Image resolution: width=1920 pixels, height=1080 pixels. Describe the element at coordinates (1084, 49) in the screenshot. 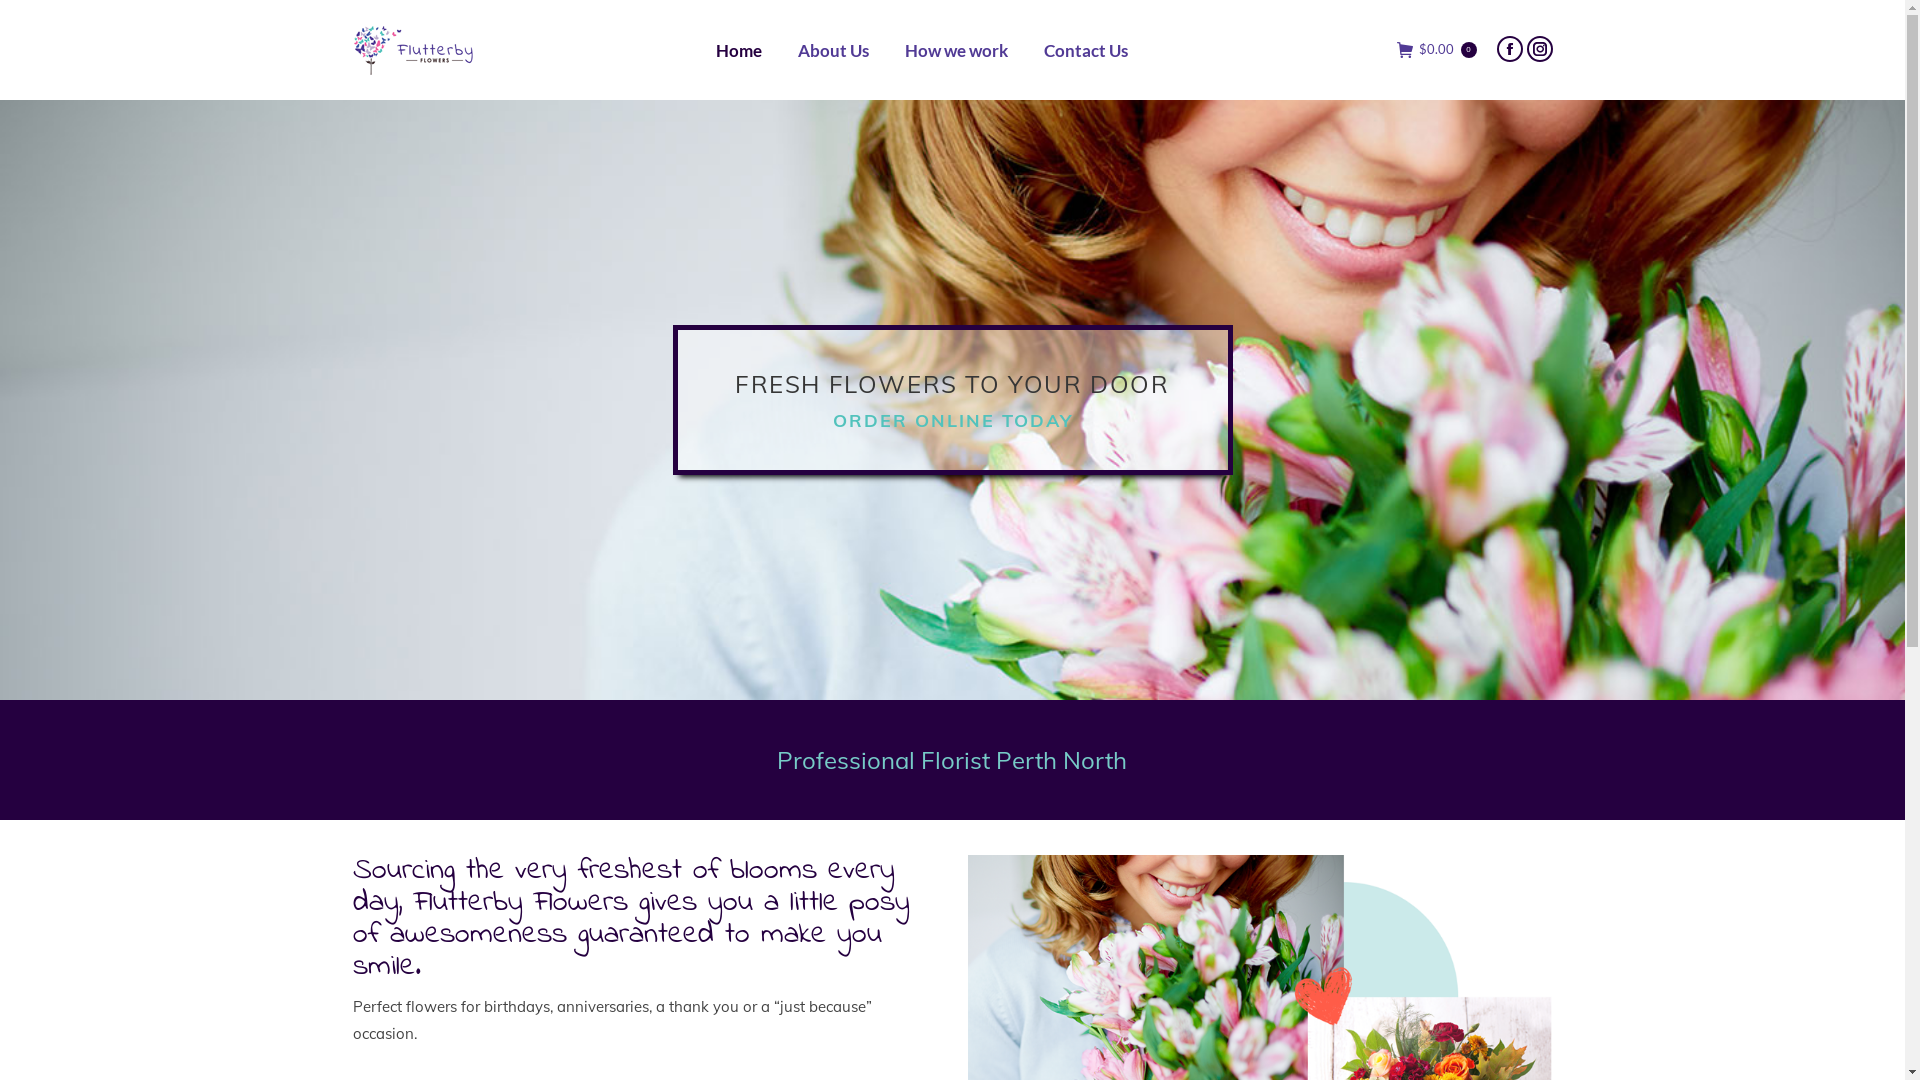

I see `'Contact Us'` at that location.